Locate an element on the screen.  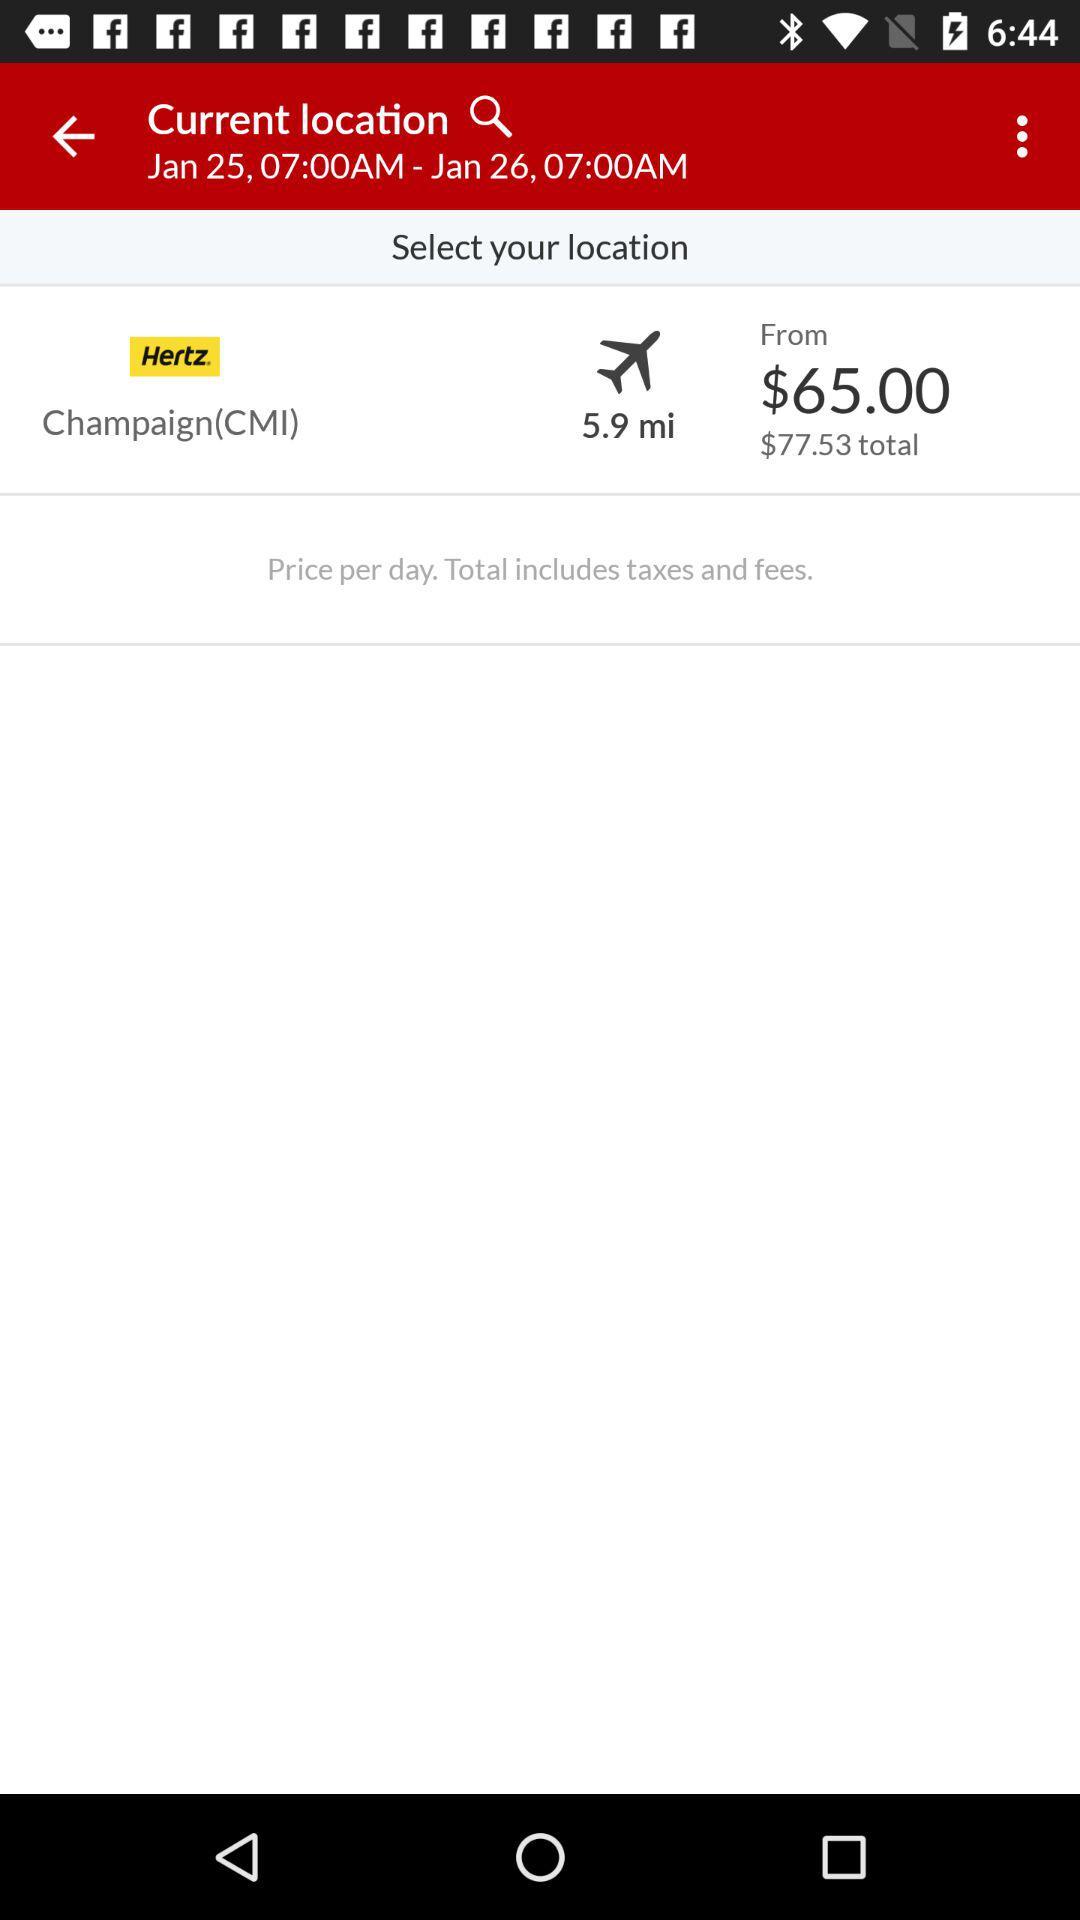
the icon above select your location icon is located at coordinates (72, 135).